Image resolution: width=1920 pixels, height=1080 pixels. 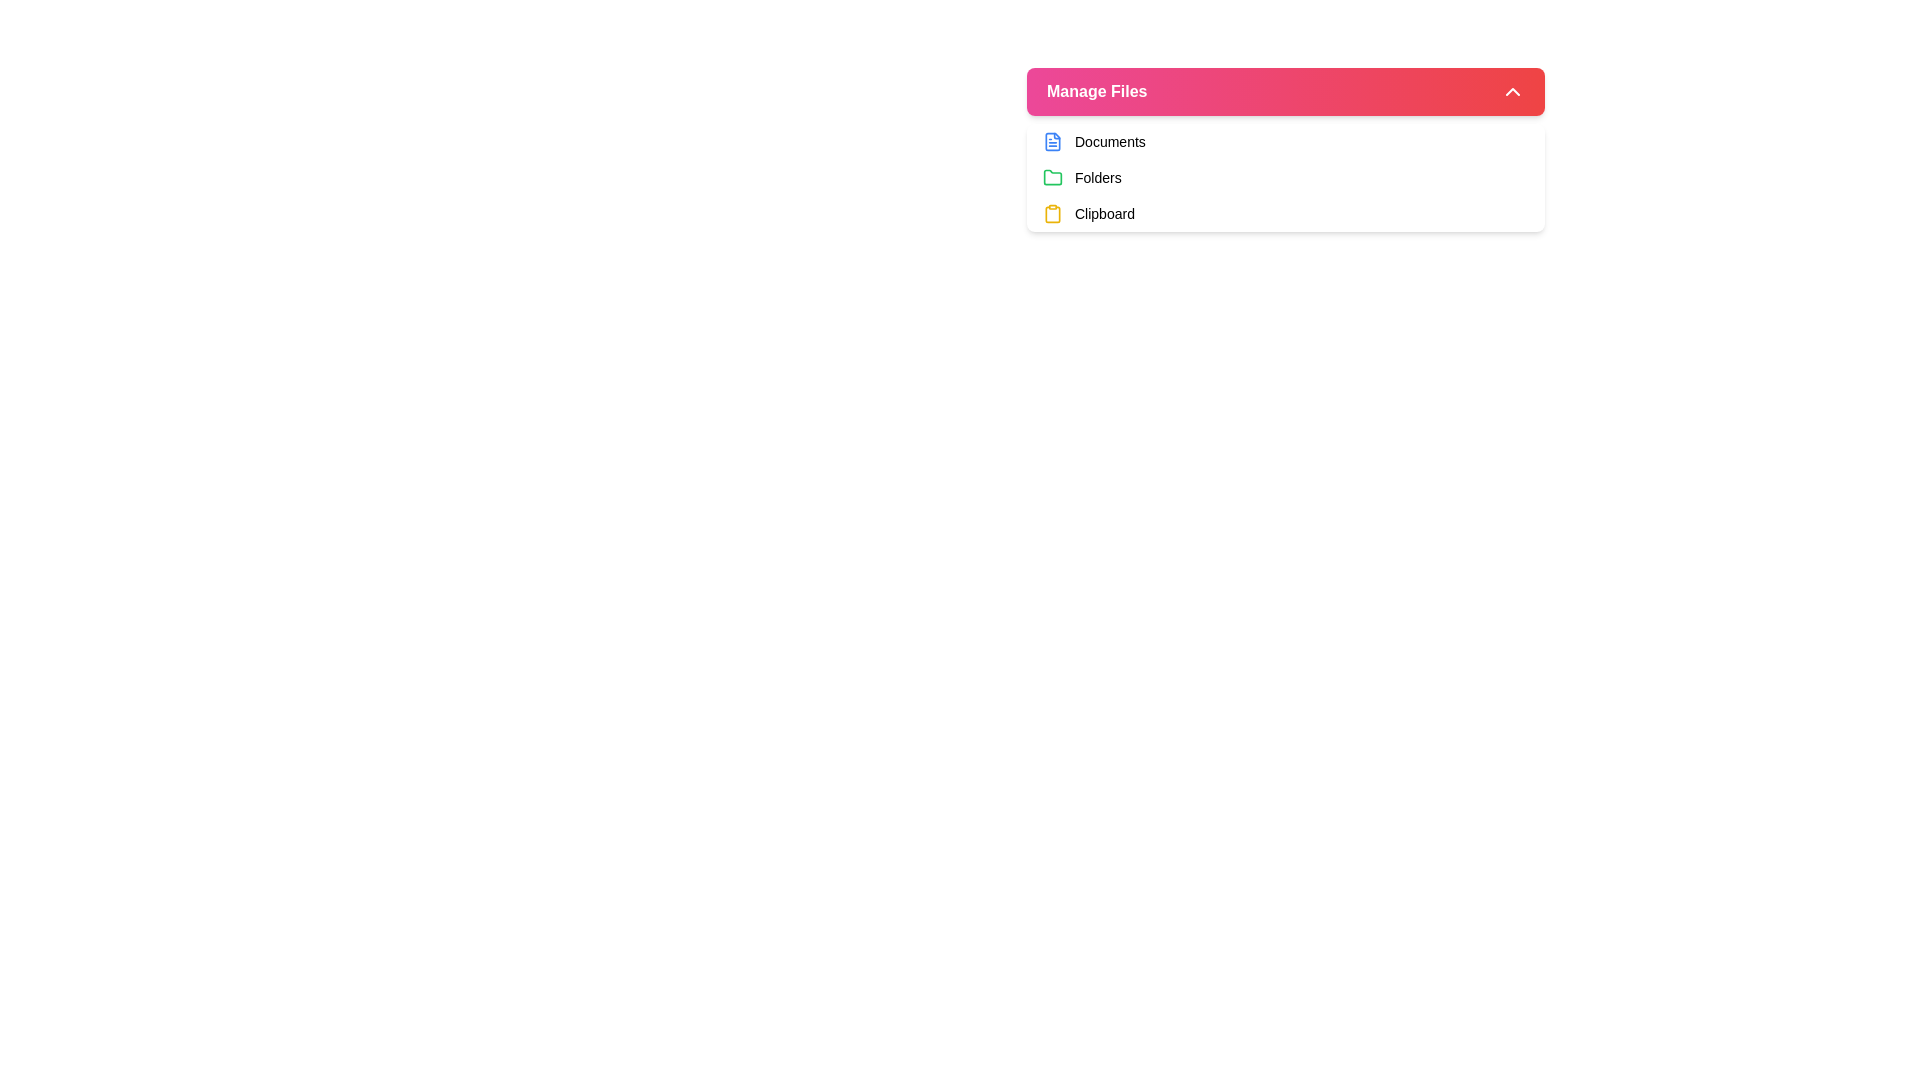 I want to click on to select the 'Clipboard' option, which is the third row in the 'Manage Files' list of options, so click(x=1286, y=213).